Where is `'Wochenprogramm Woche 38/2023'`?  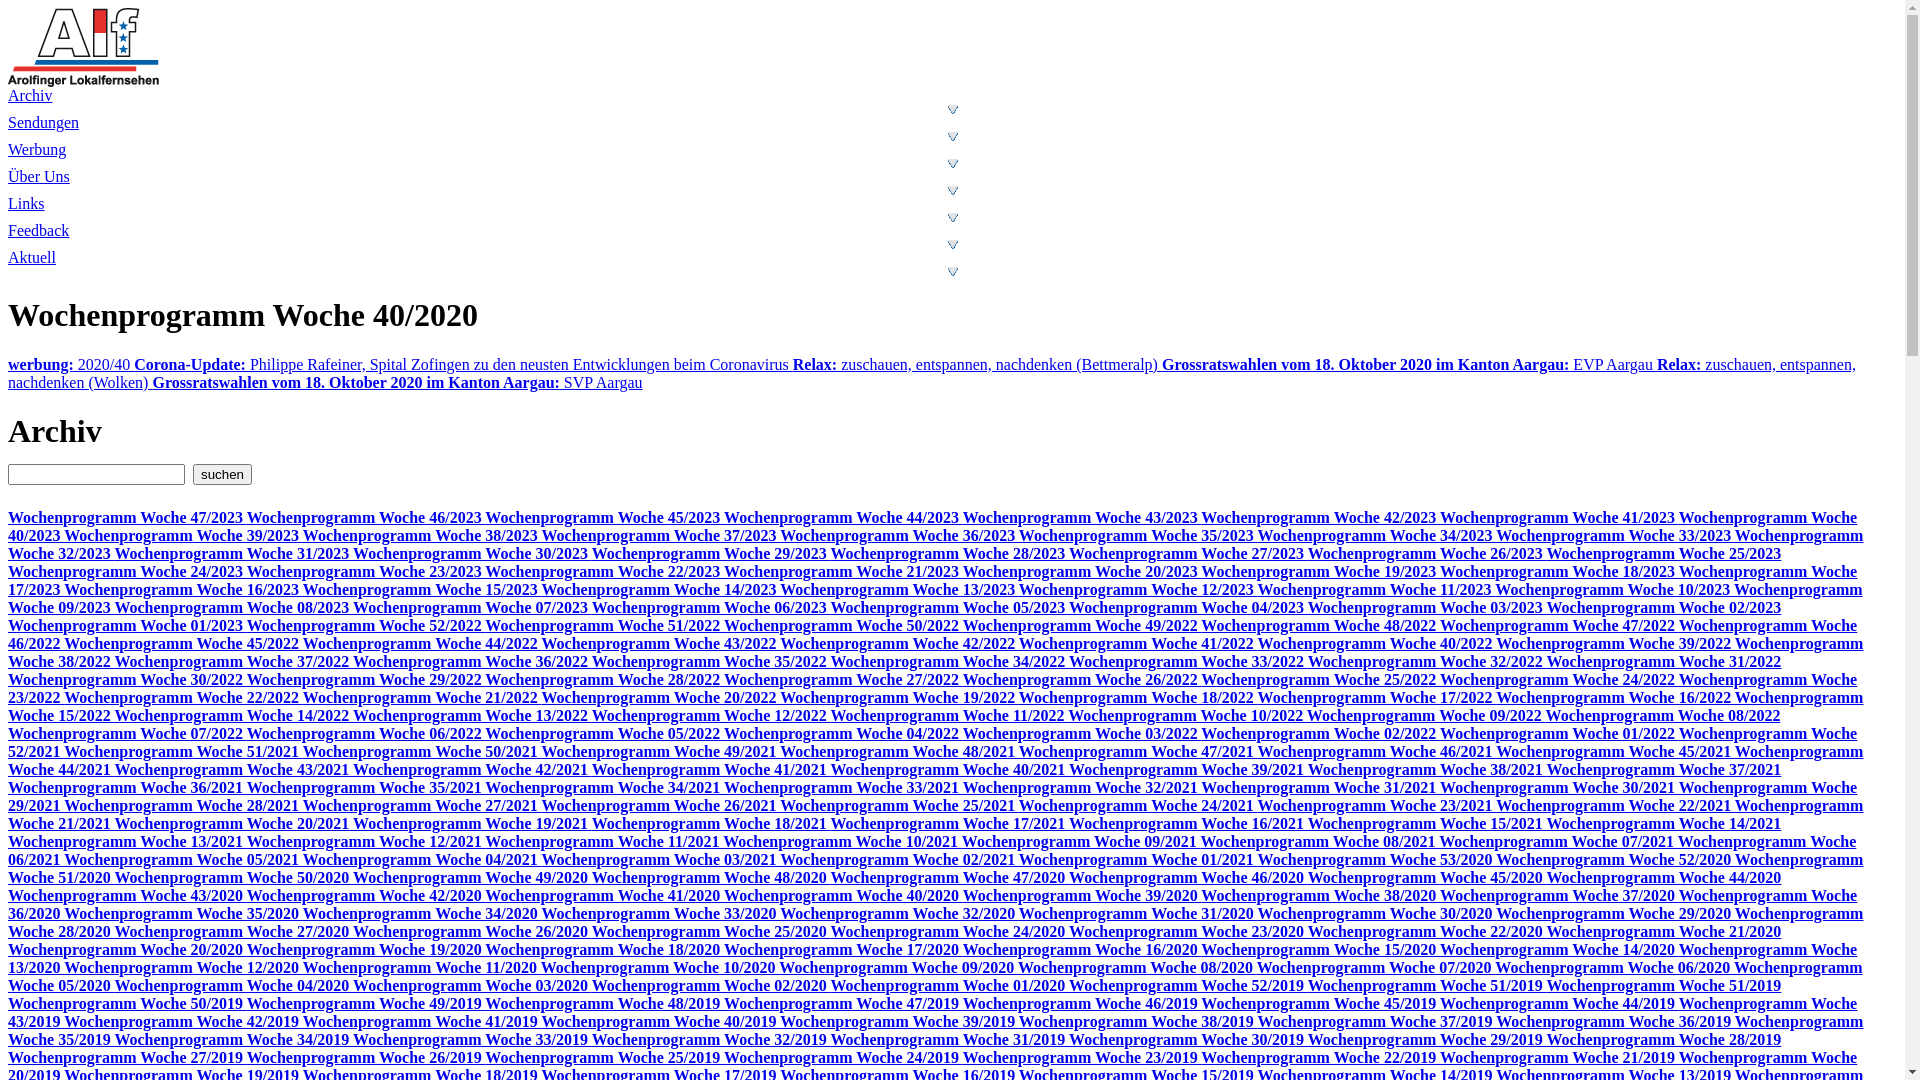
'Wochenprogramm Woche 38/2023' is located at coordinates (421, 534).